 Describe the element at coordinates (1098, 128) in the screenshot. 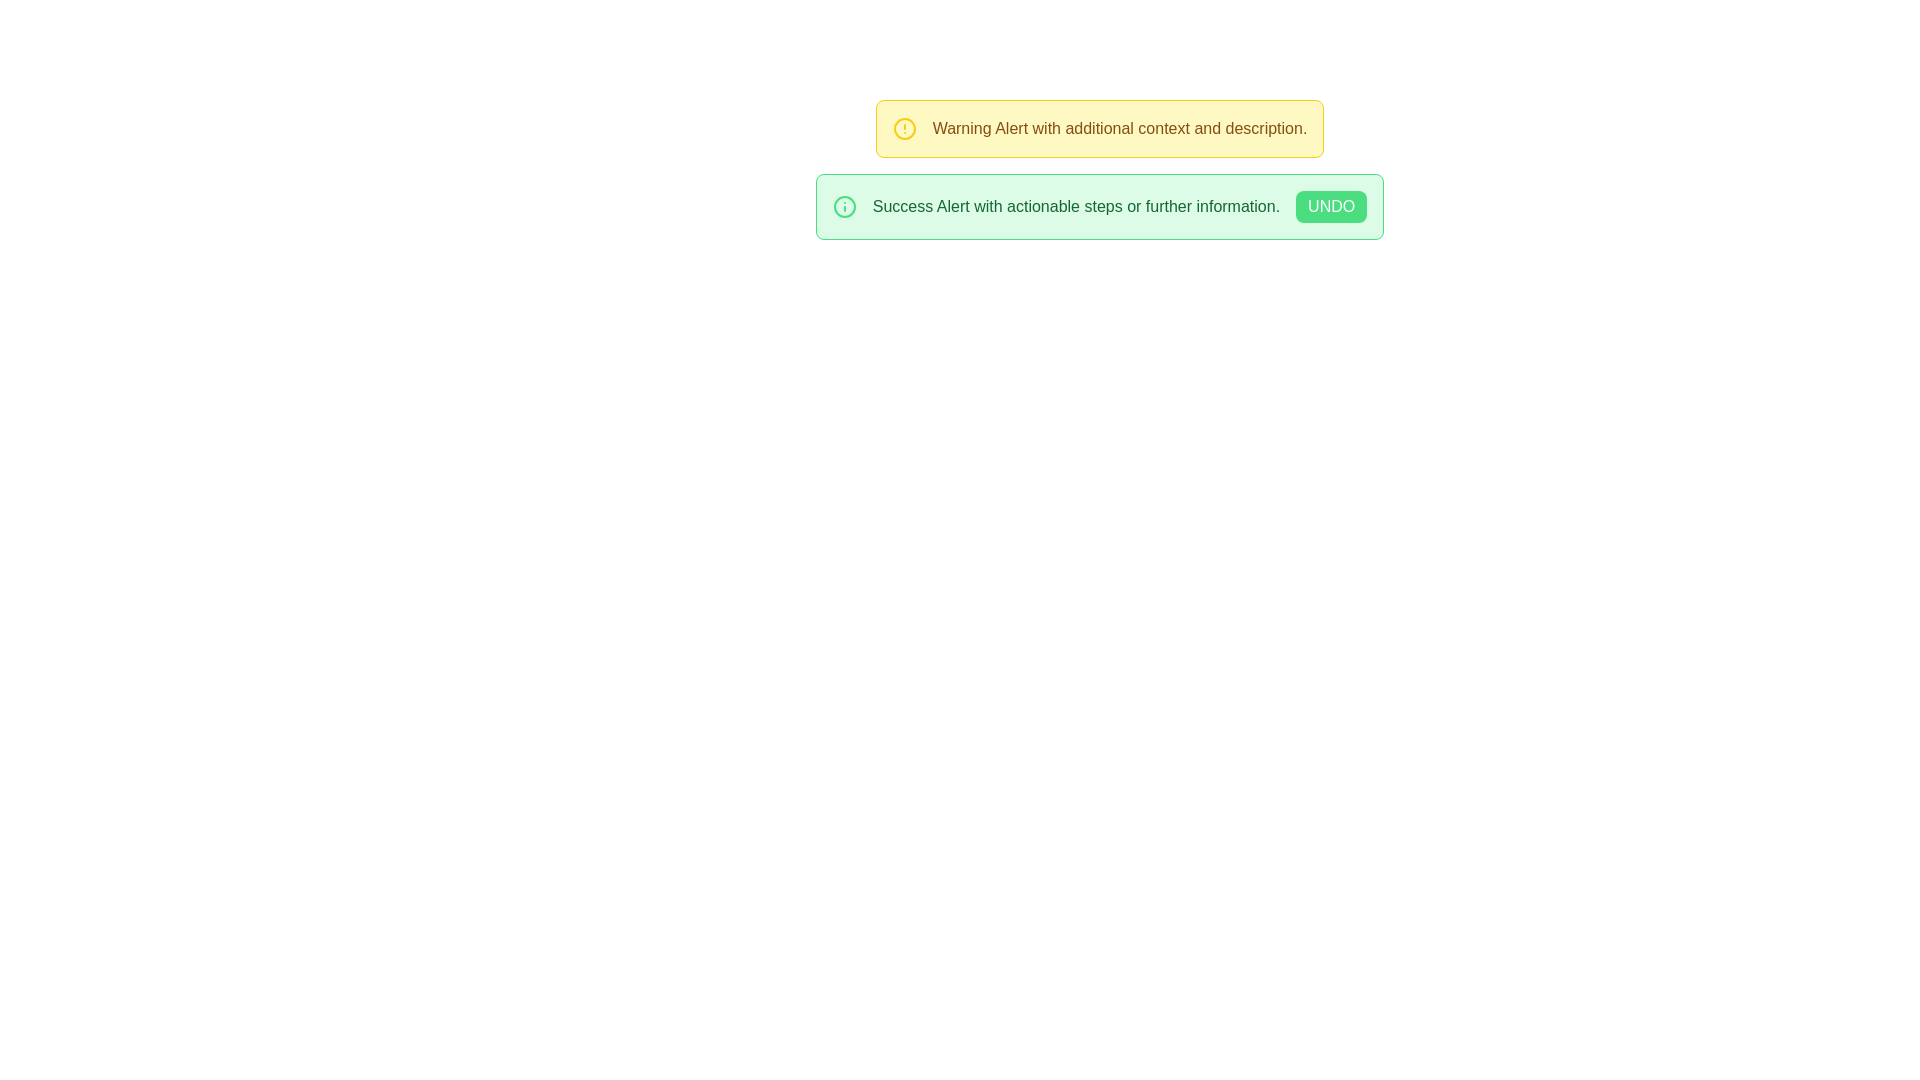

I see `the warning notification box at the top of the notifications stack` at that location.